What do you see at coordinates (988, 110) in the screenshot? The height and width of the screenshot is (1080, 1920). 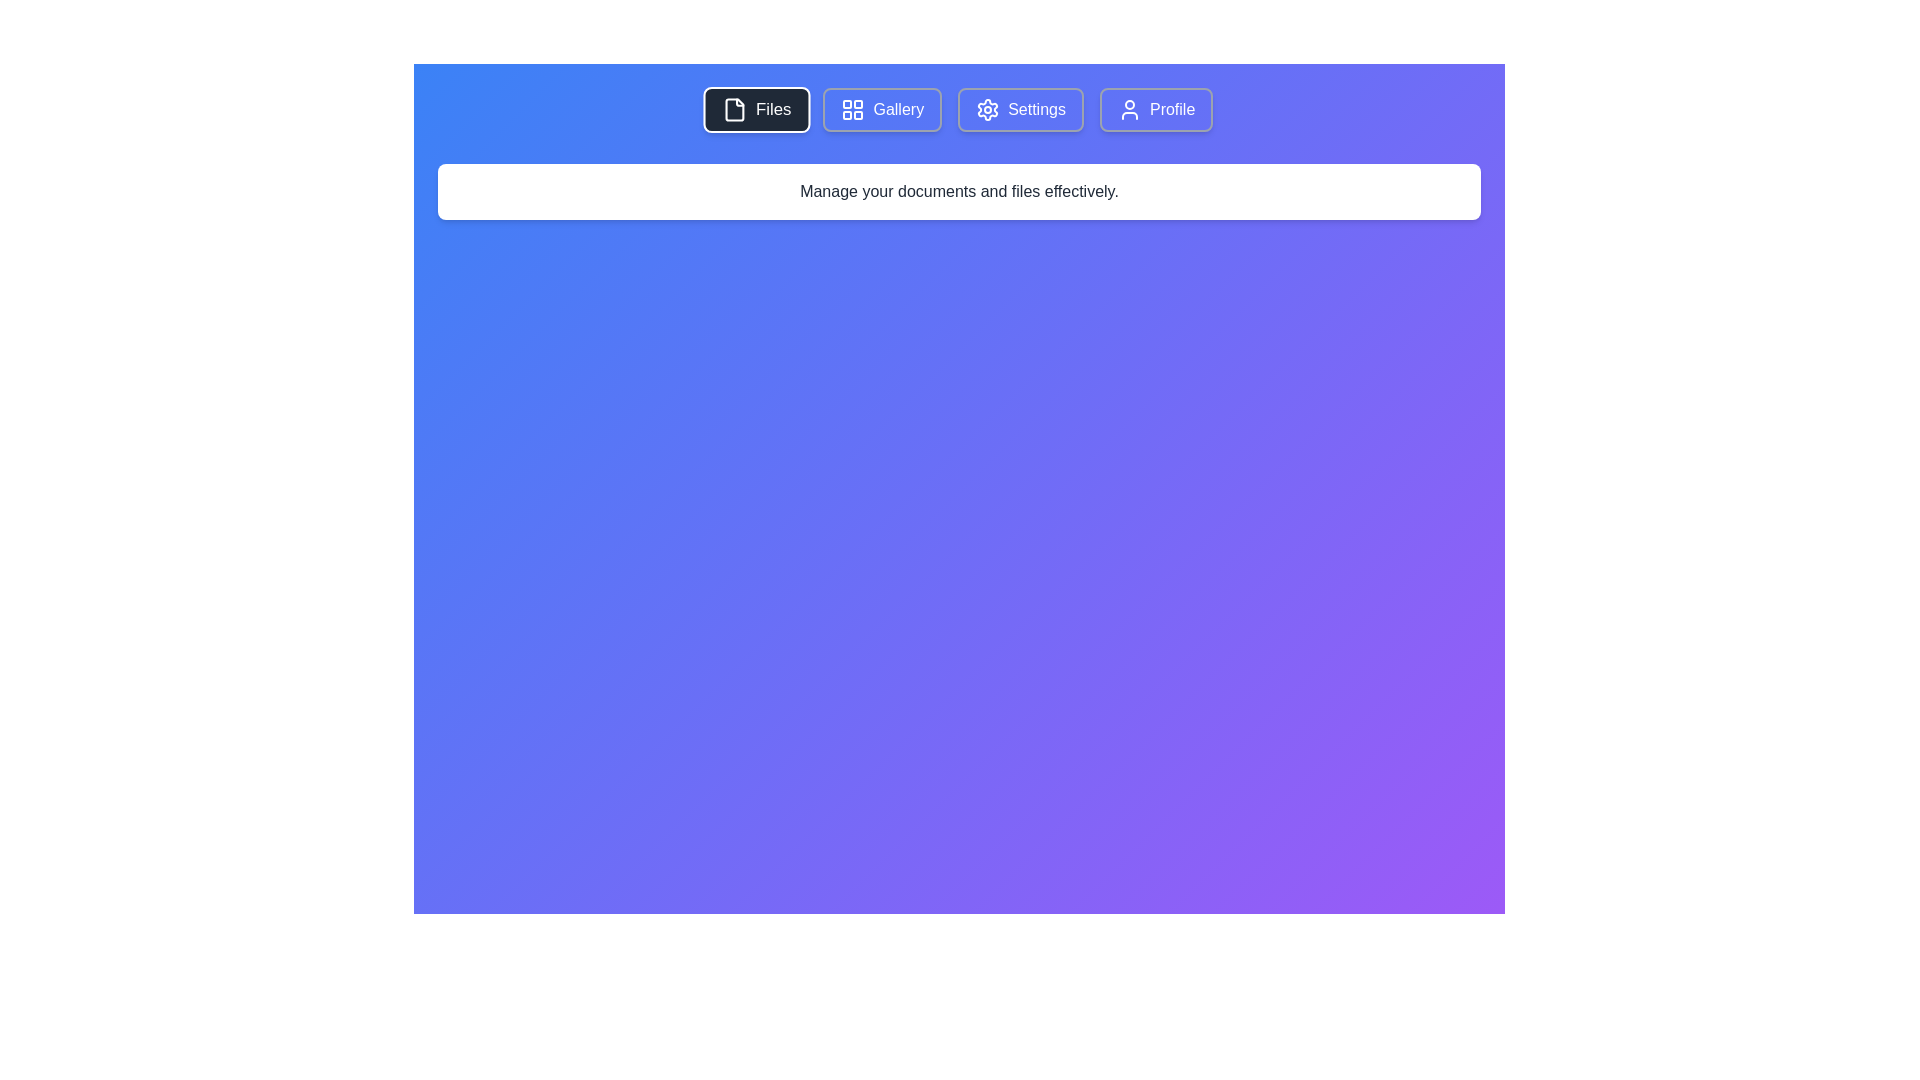 I see `the 'Settings' icon located to the left of the label text in the third button of the top navigation bar` at bounding box center [988, 110].